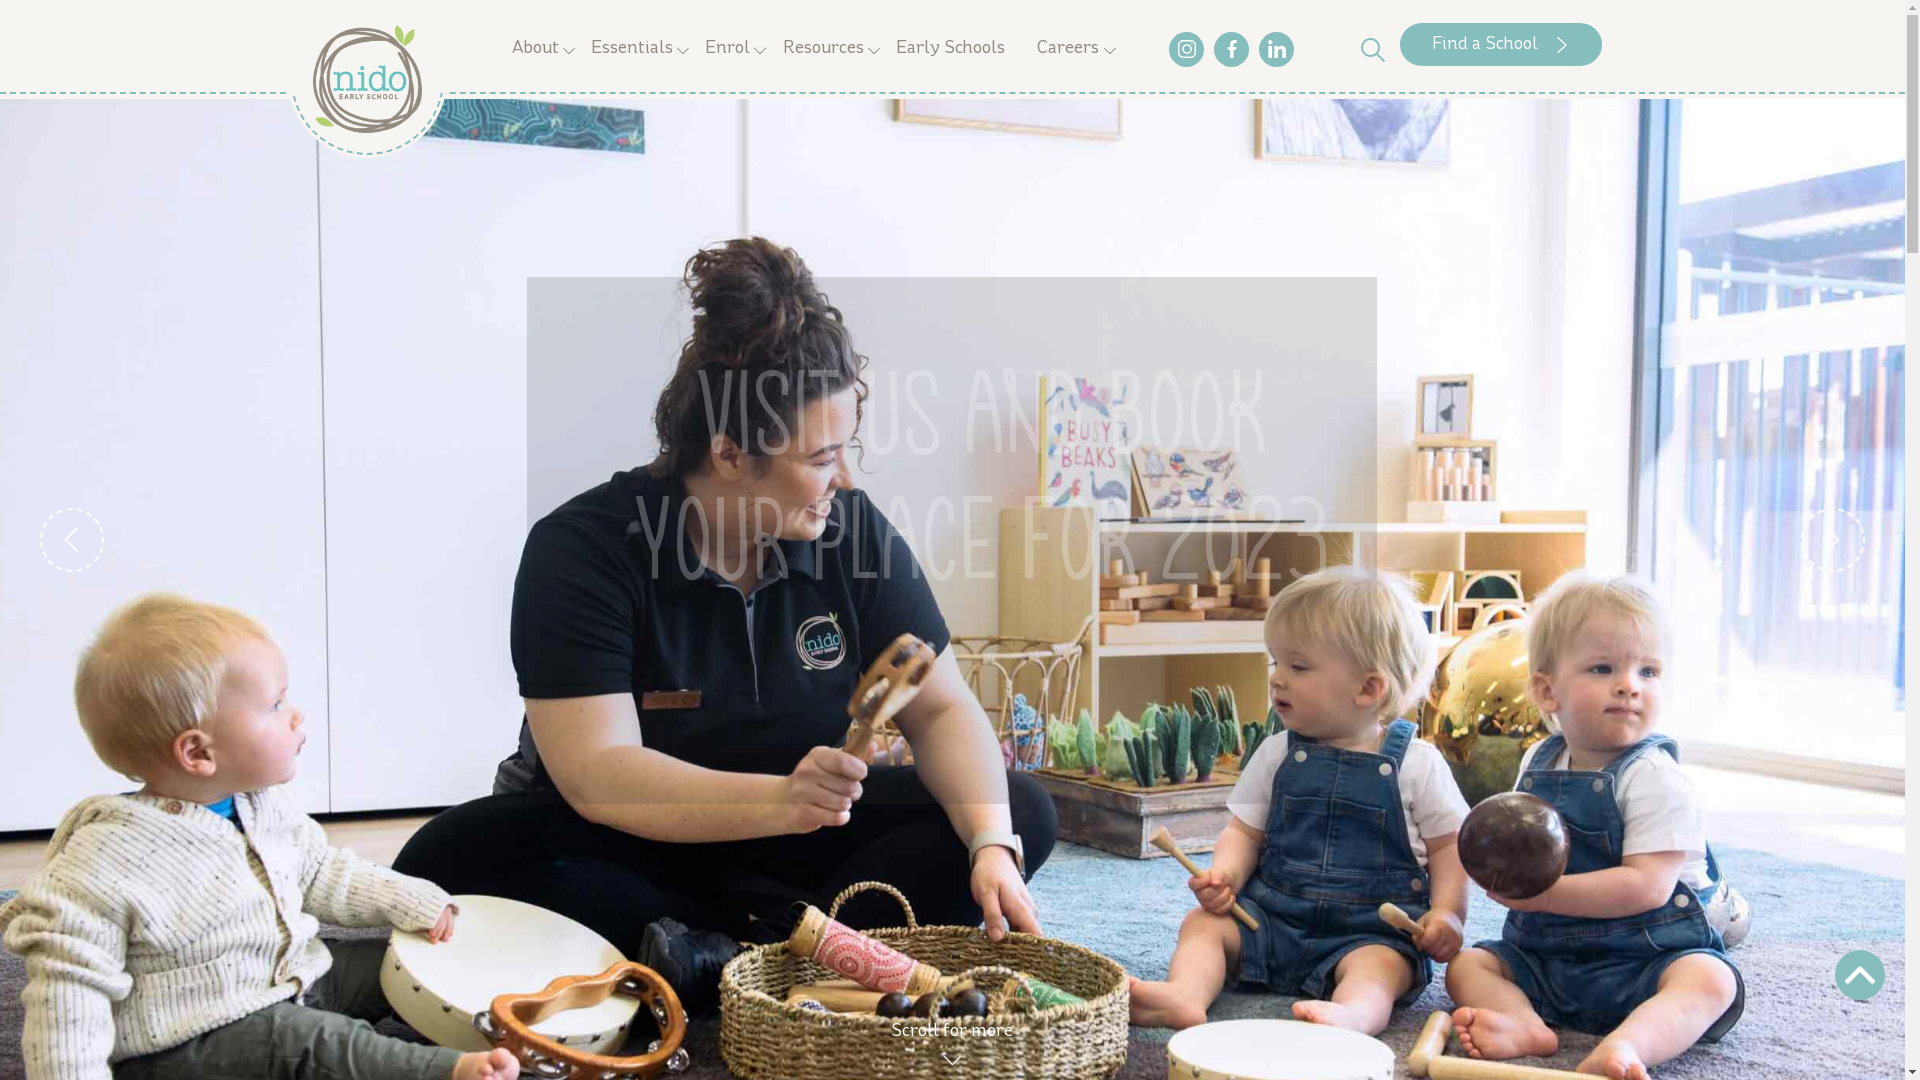 Image resolution: width=1920 pixels, height=1080 pixels. Describe the element at coordinates (726, 48) in the screenshot. I see `'Enrol'` at that location.